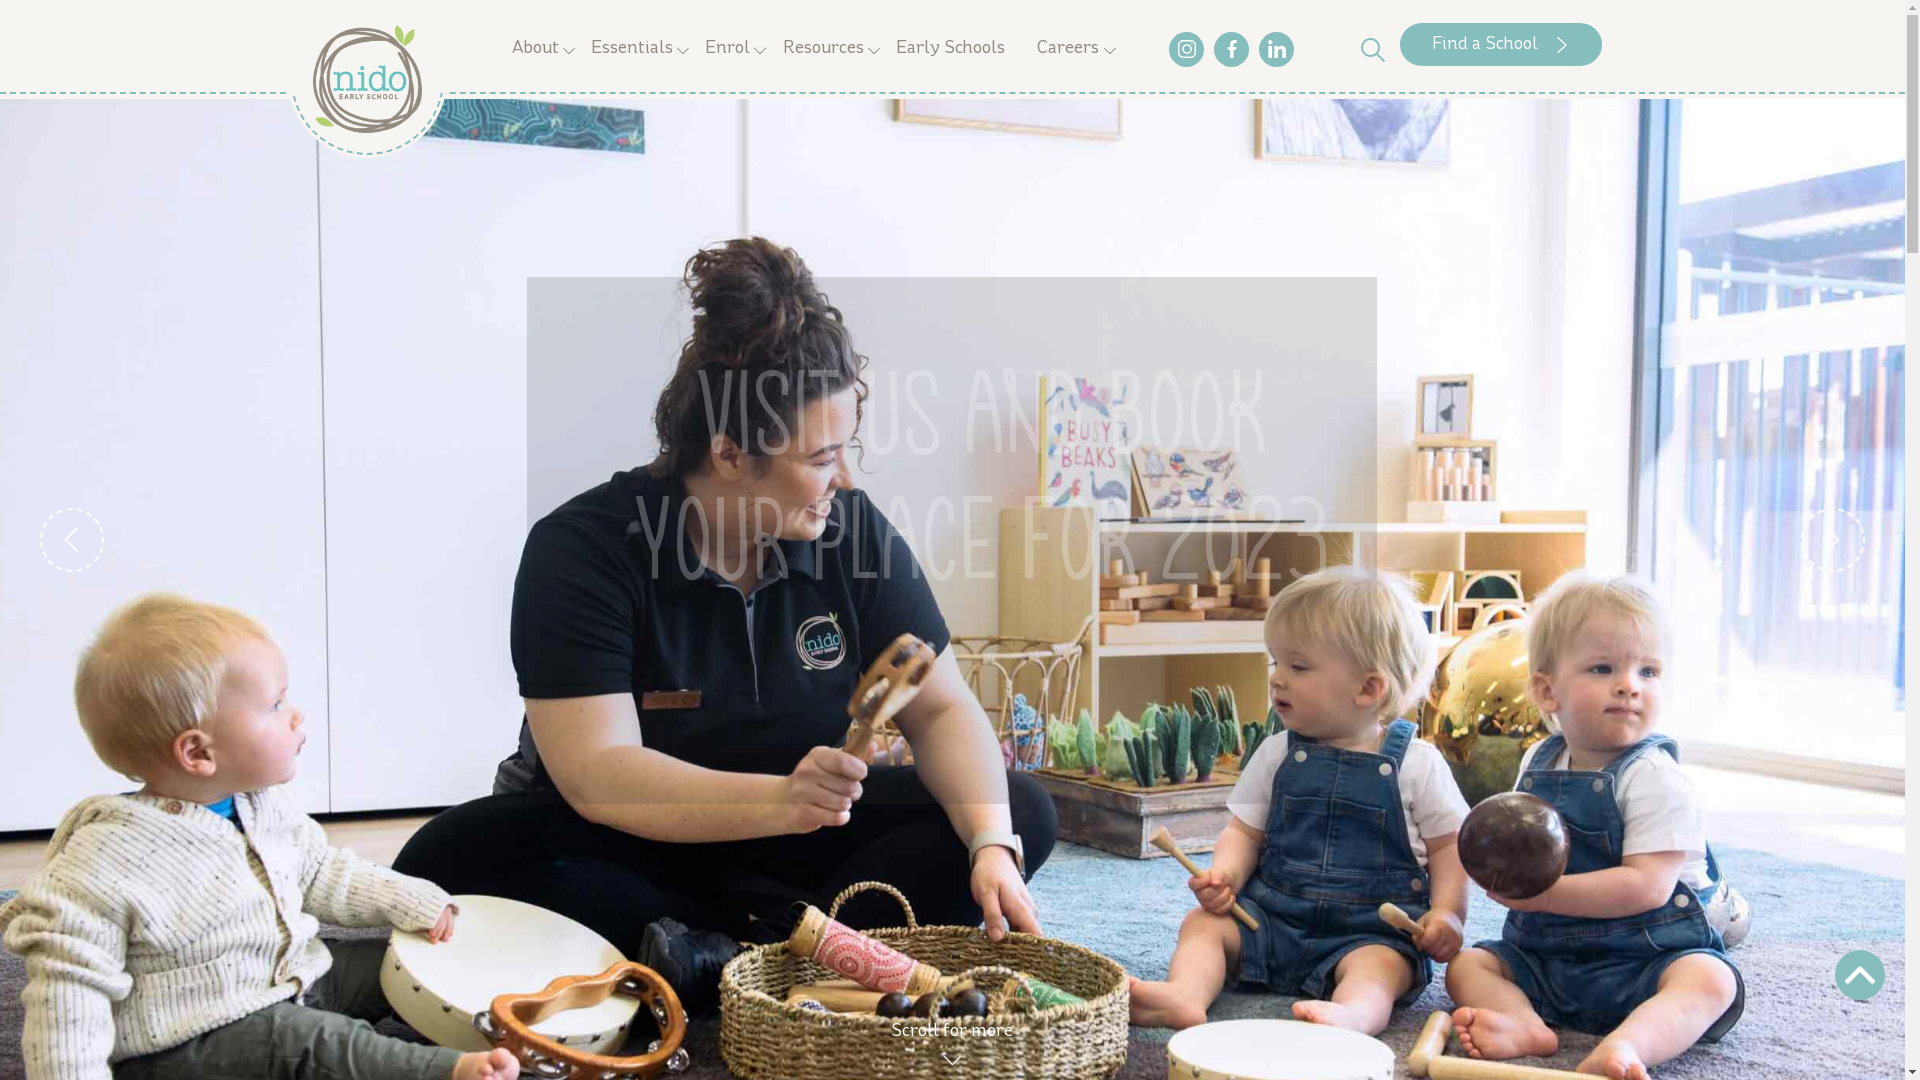 Image resolution: width=1920 pixels, height=1080 pixels. Describe the element at coordinates (726, 48) in the screenshot. I see `'Enrol'` at that location.